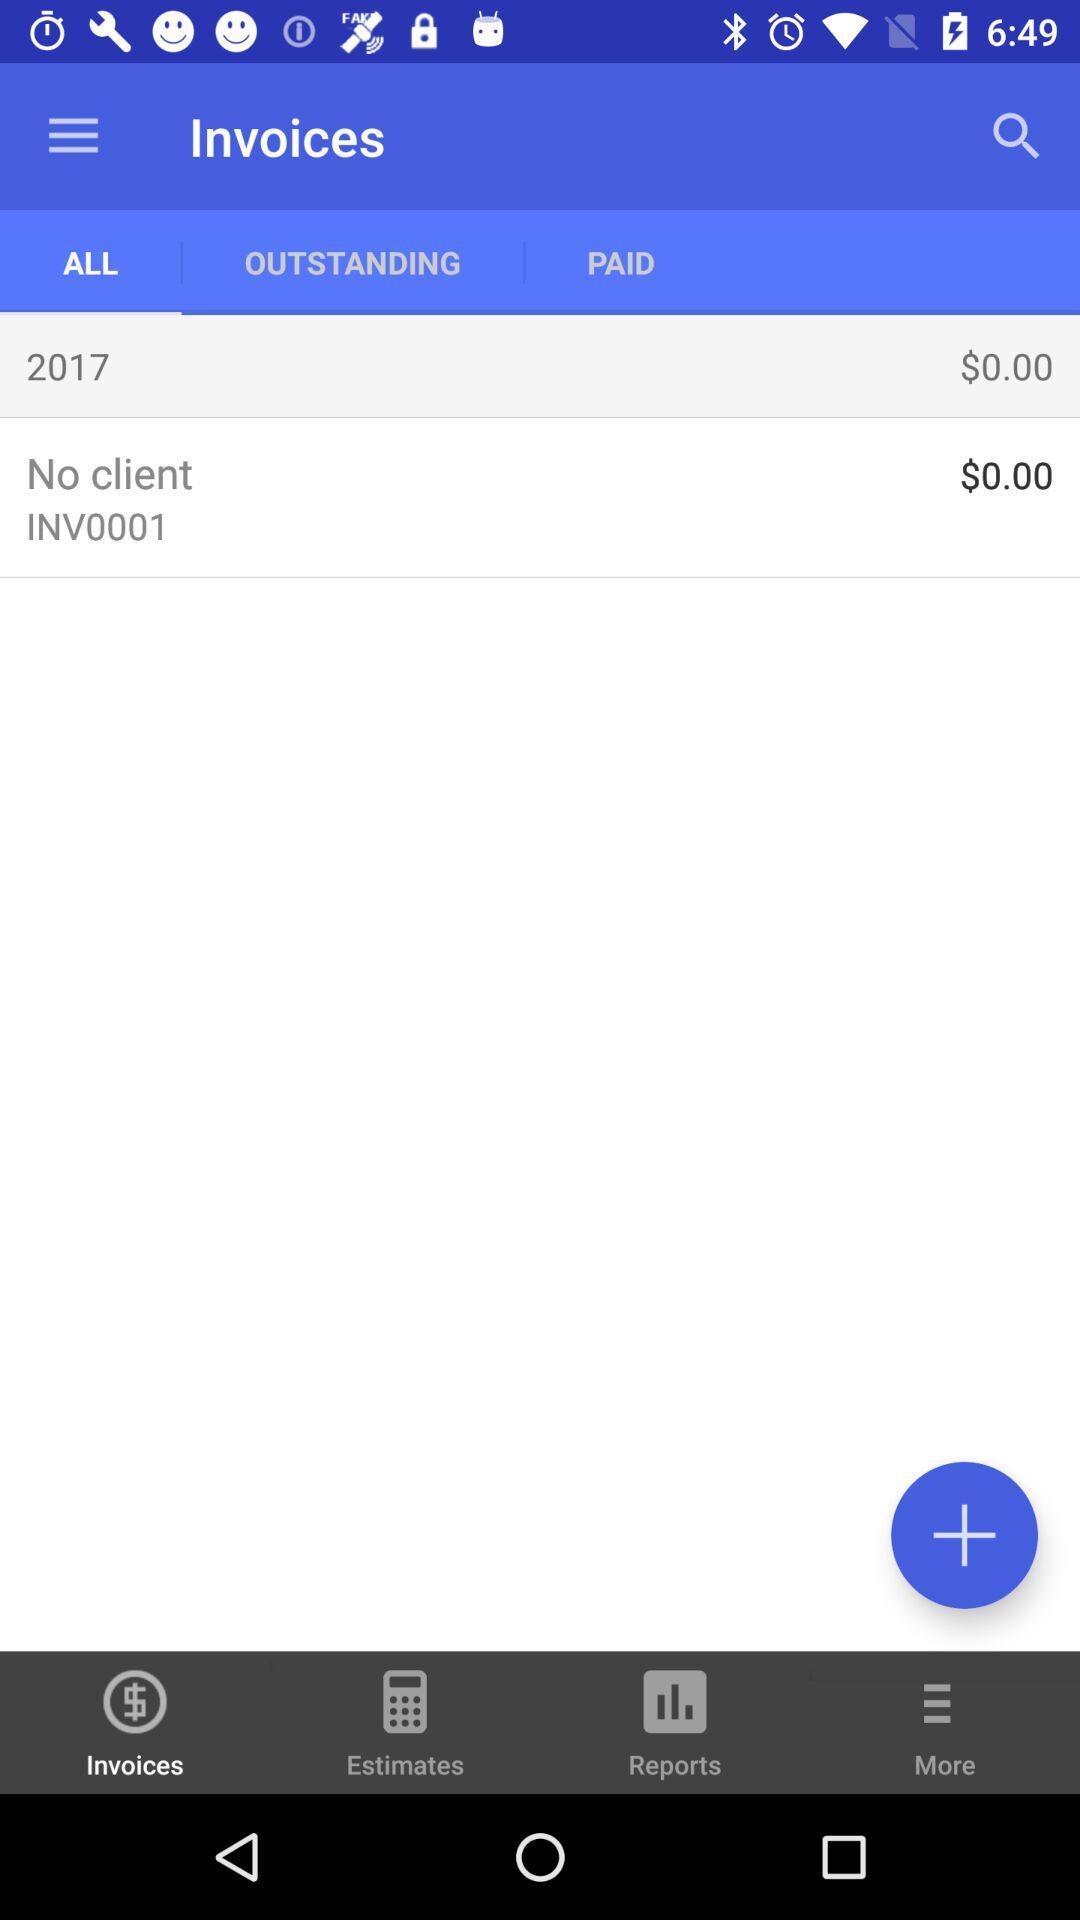  I want to click on item next to outstanding icon, so click(90, 261).